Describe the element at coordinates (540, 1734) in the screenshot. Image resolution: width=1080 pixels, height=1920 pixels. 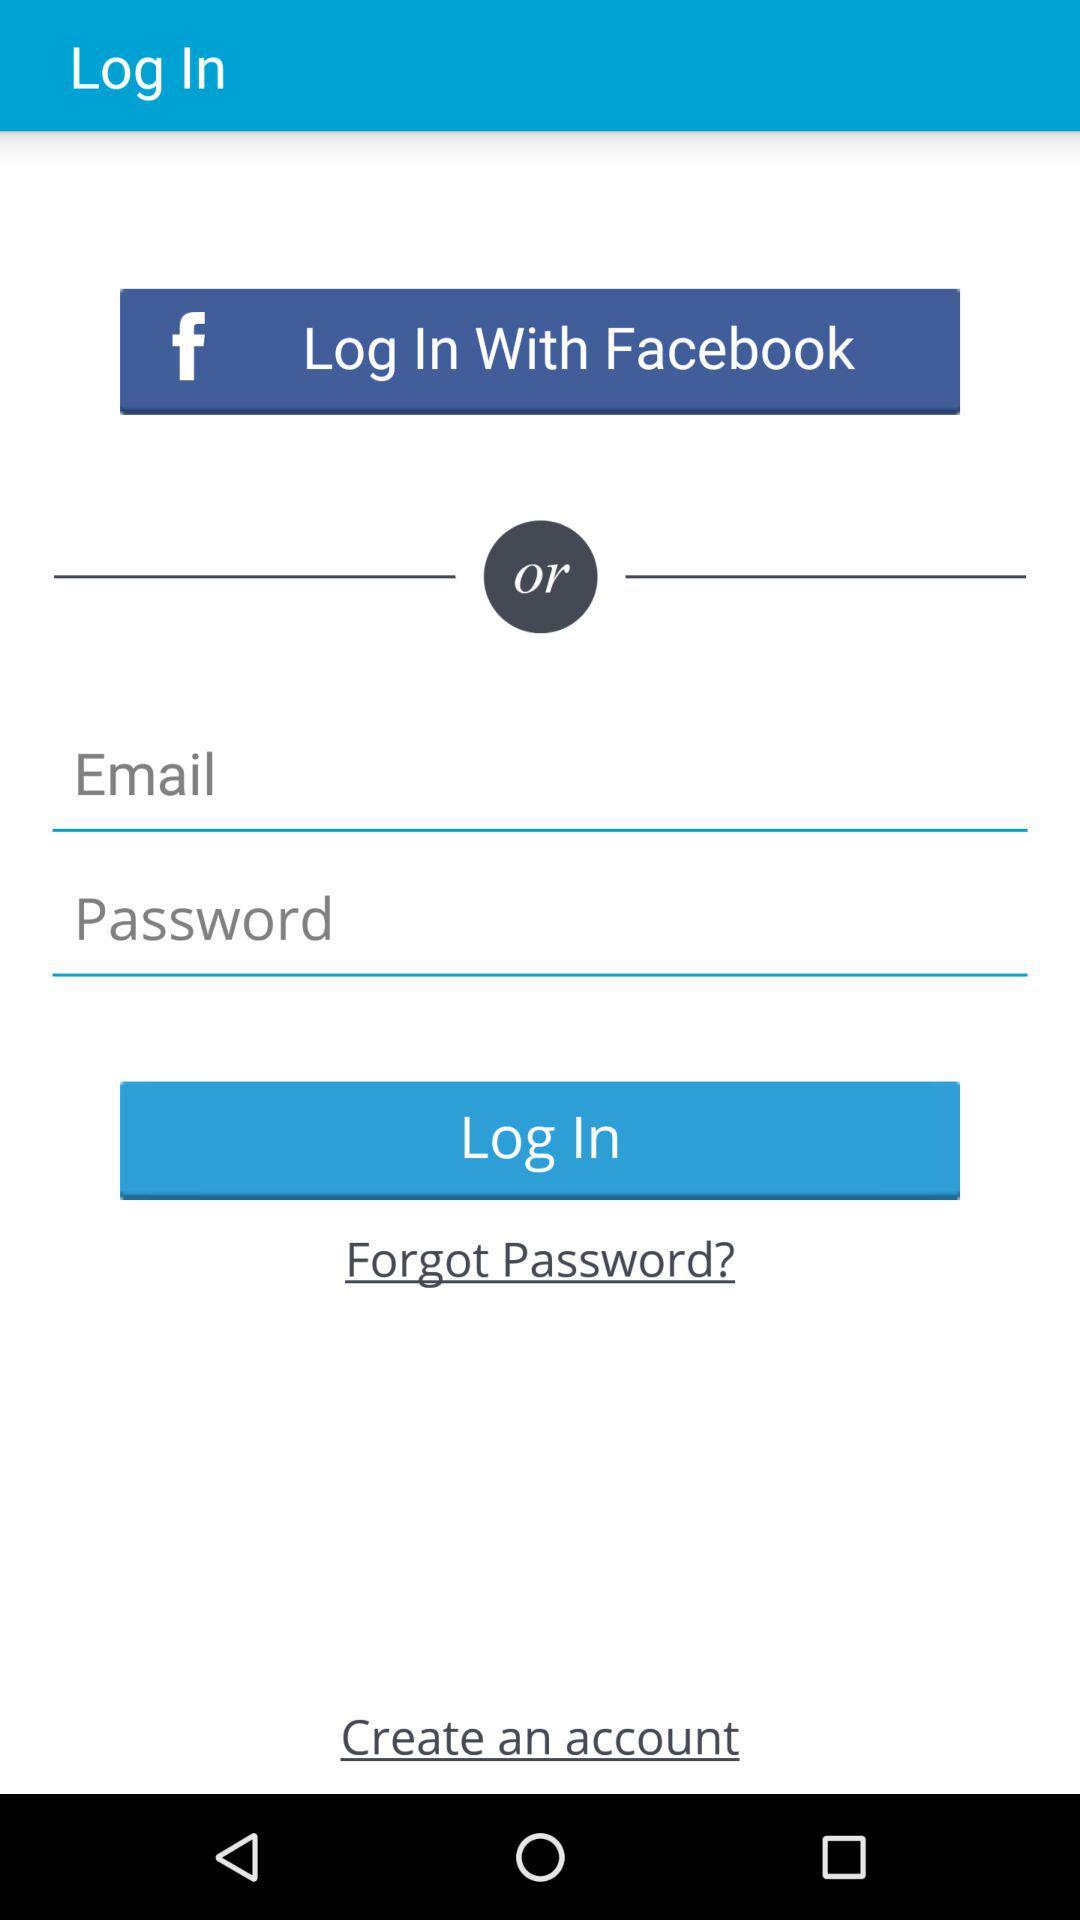
I see `the icon at the bottom` at that location.